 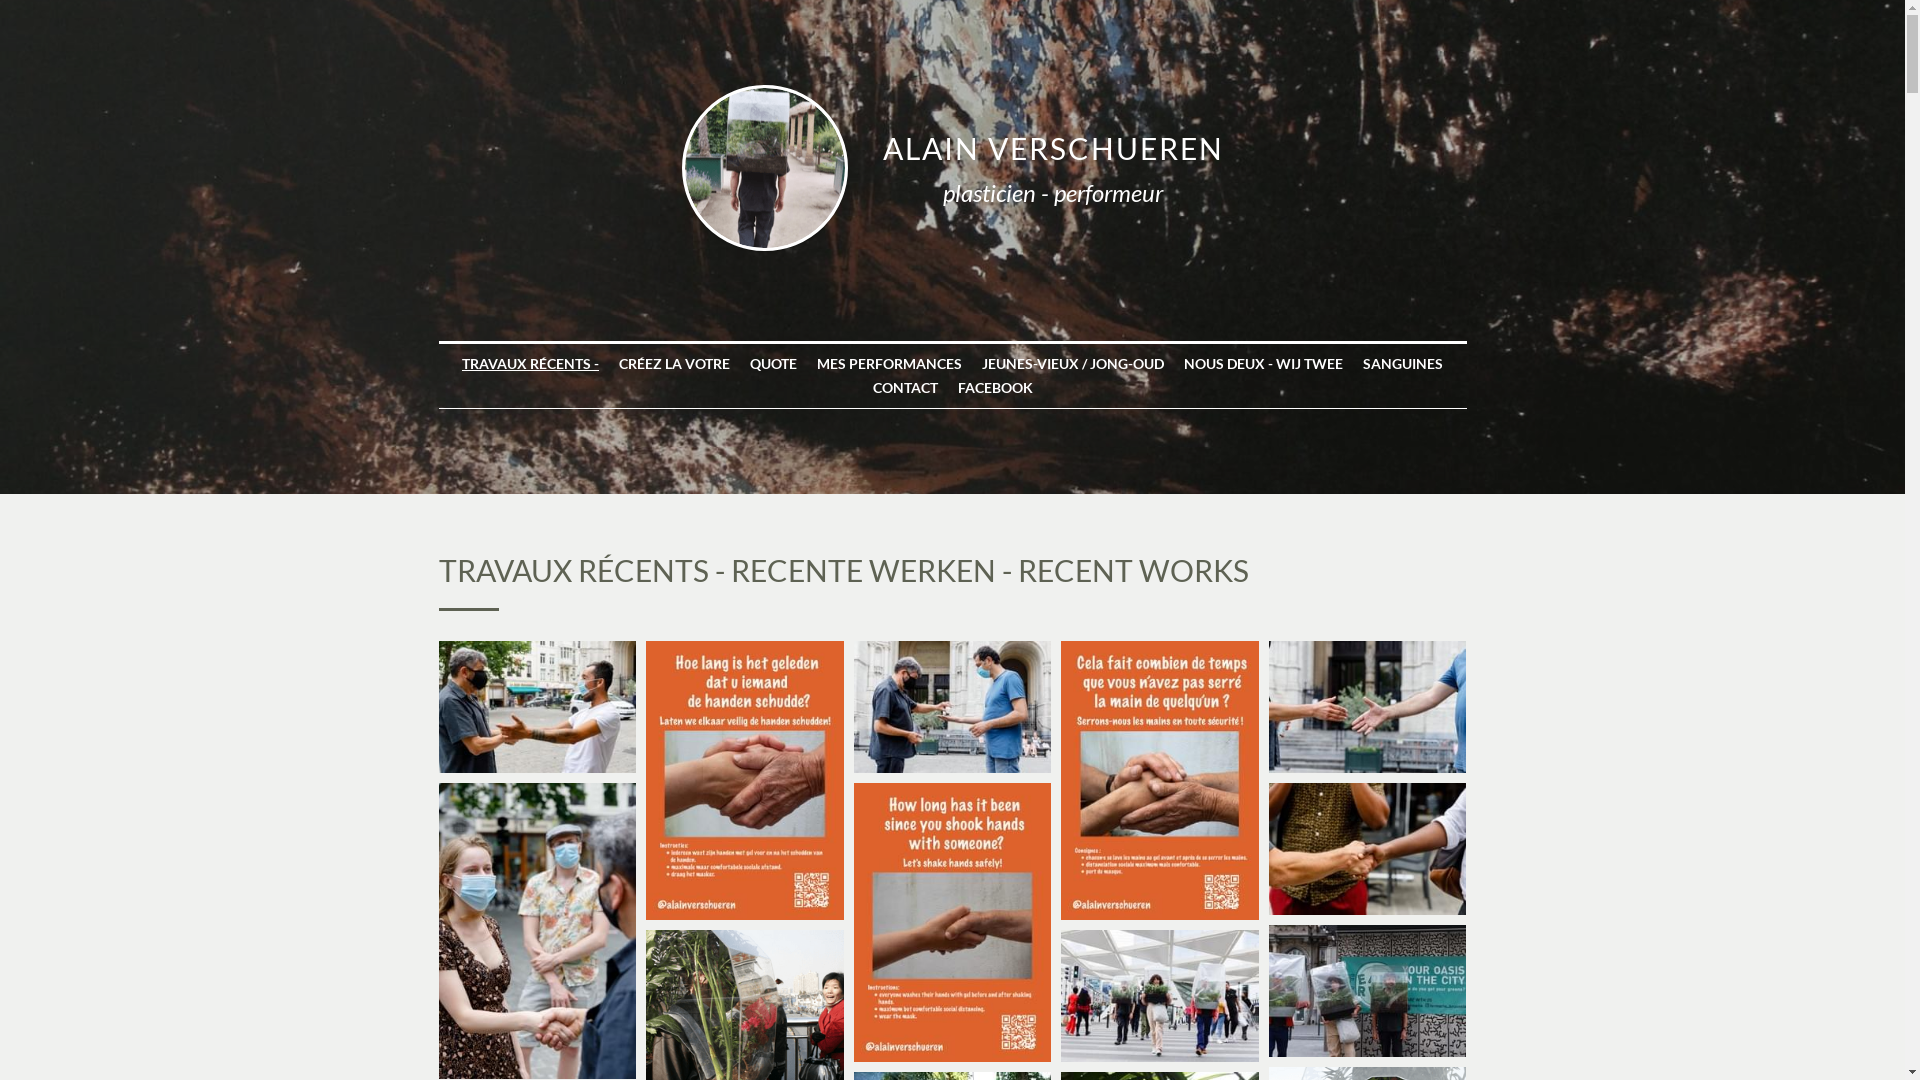 I want to click on 'FACEBOOK', so click(x=995, y=388).